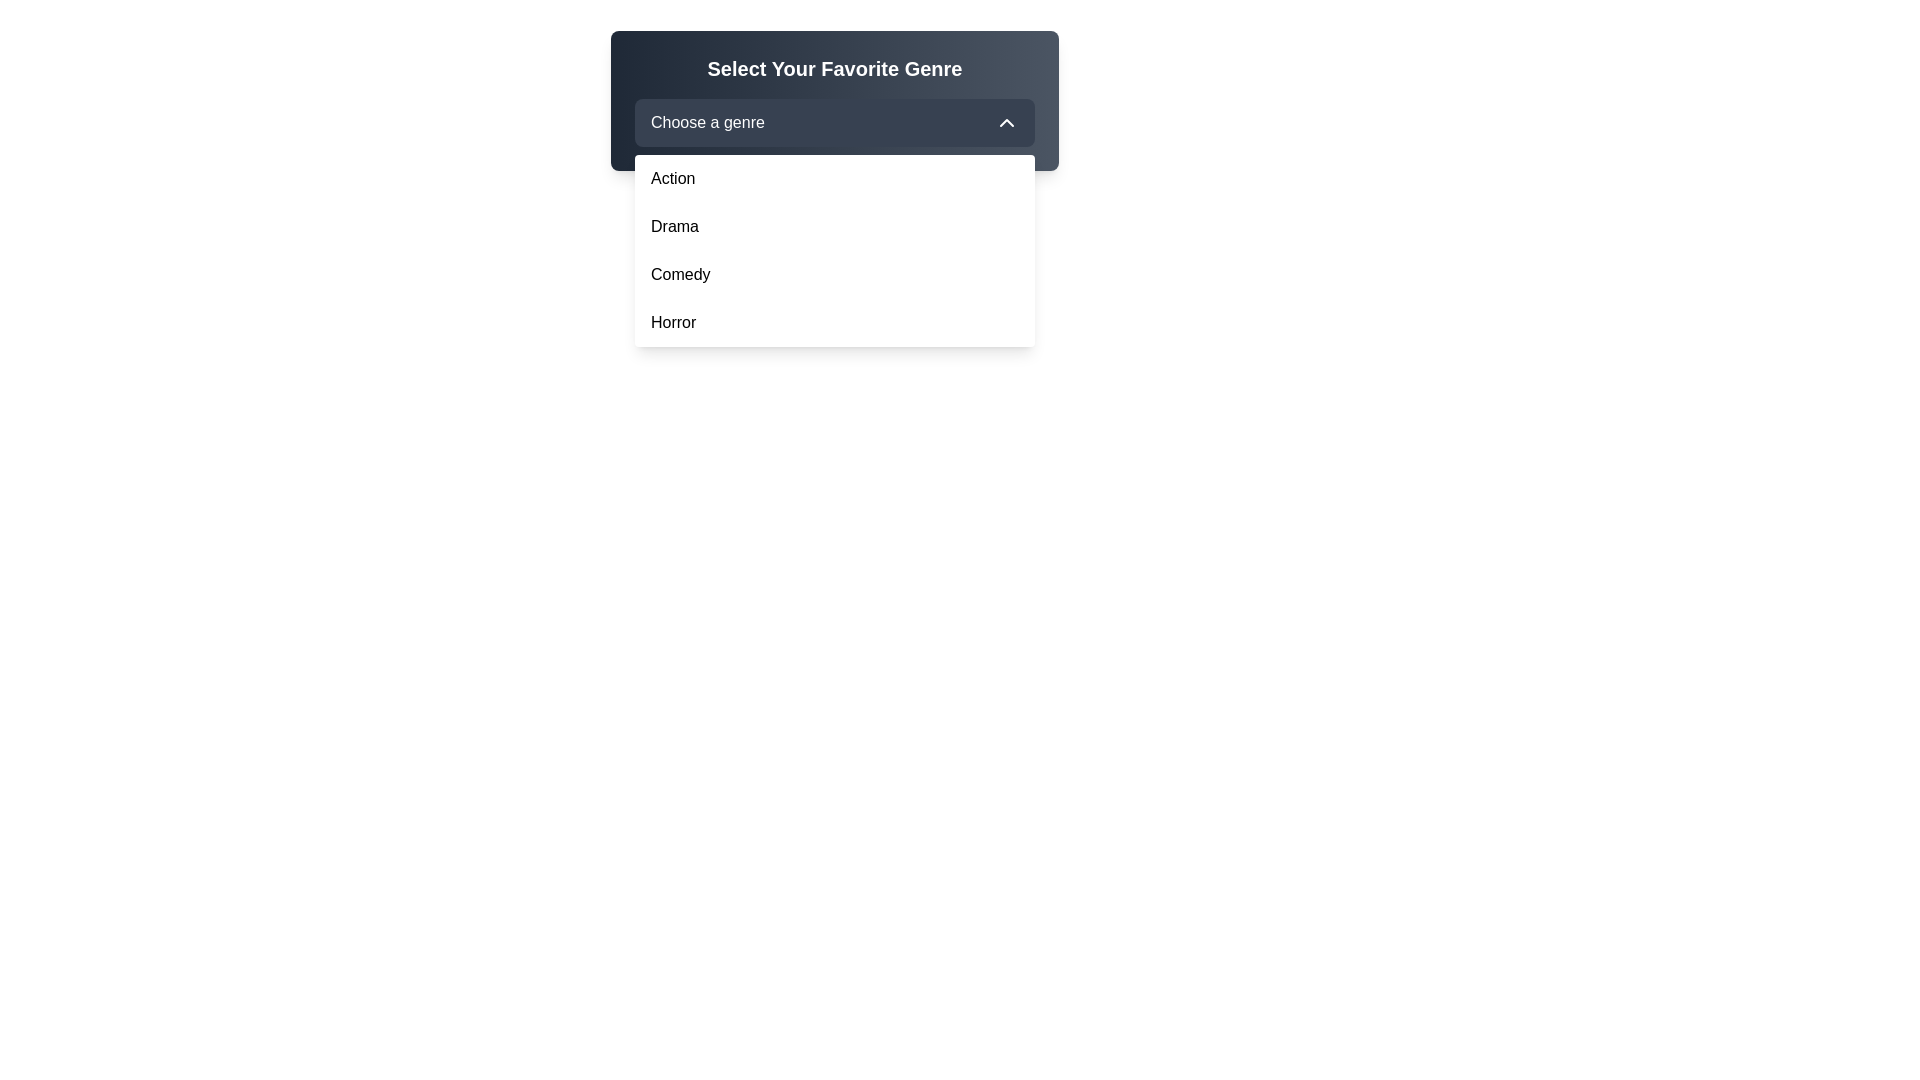 This screenshot has height=1080, width=1920. I want to click on to select the 'Horror' option from the dropdown menu, which is the last item styled with a sans-serif font in black on a white background, so click(673, 322).